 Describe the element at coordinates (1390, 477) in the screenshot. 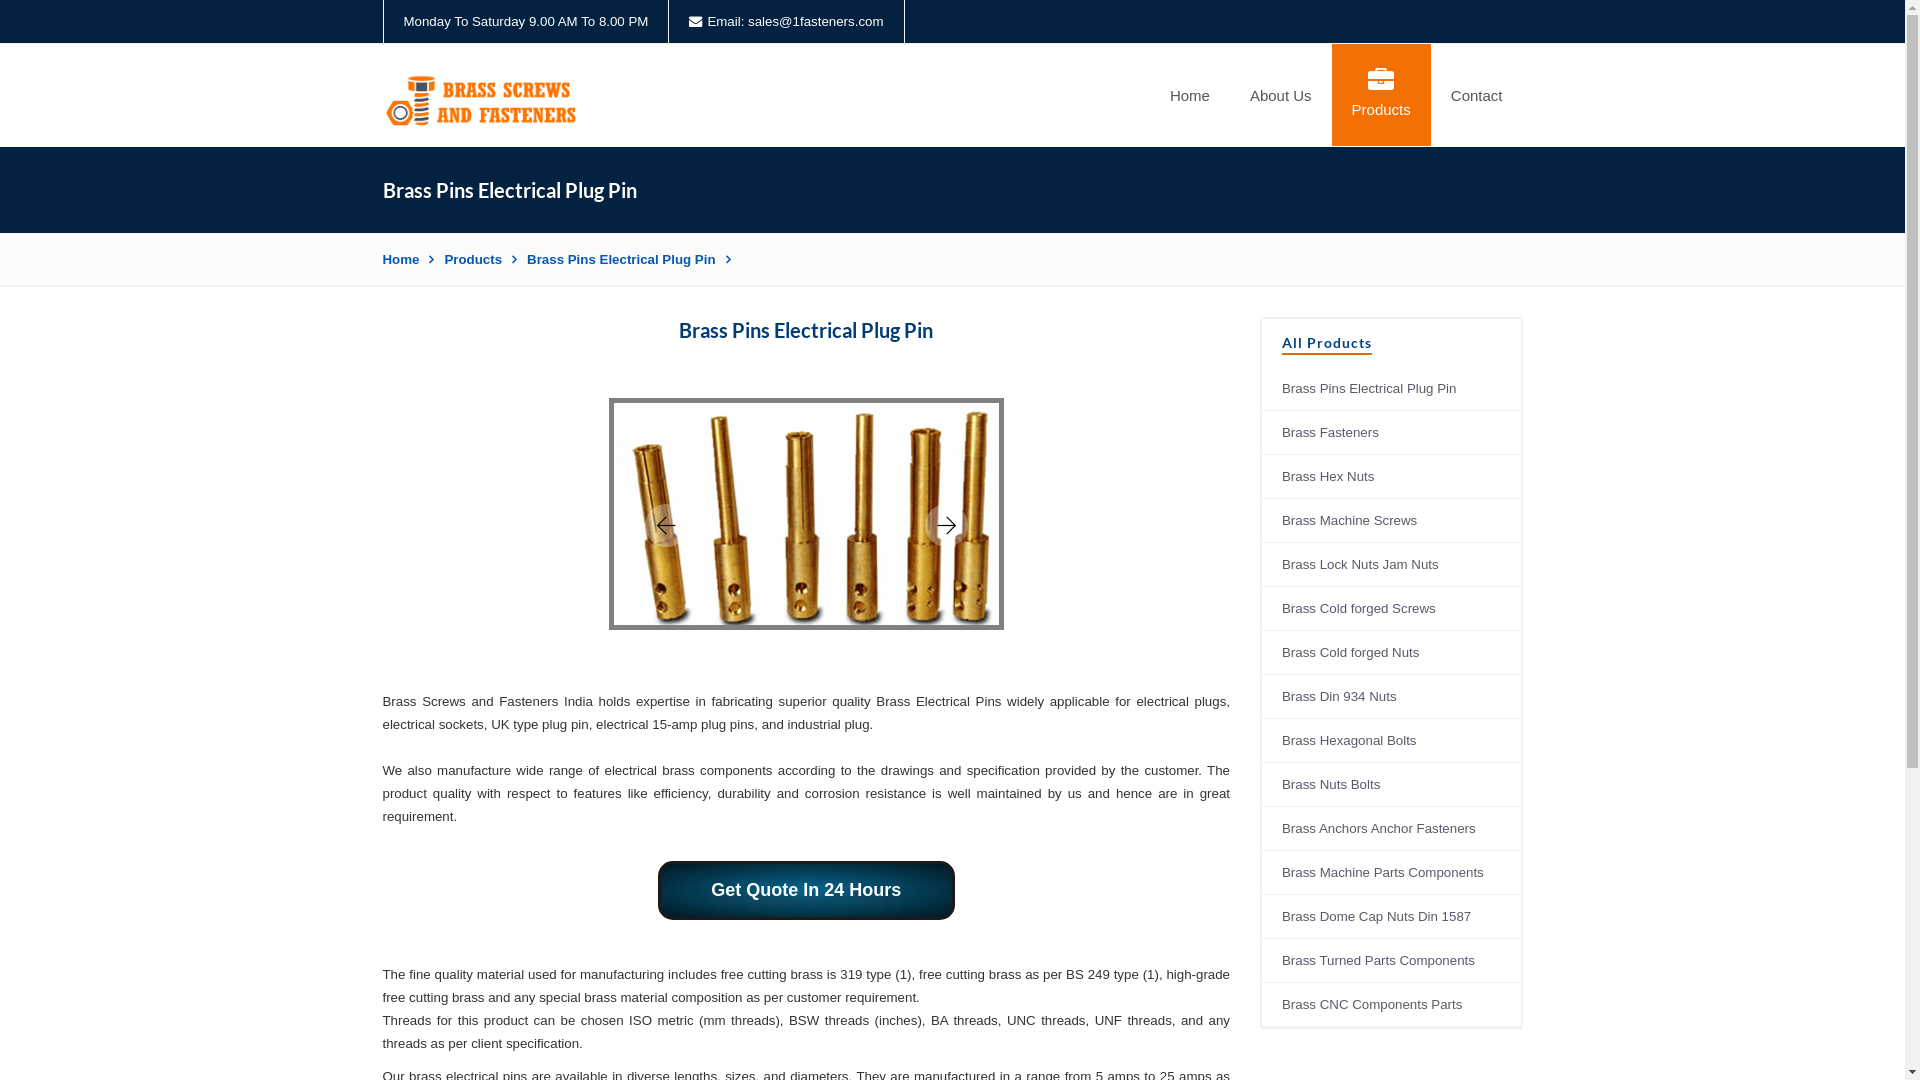

I see `'Brass Hex Nuts'` at that location.